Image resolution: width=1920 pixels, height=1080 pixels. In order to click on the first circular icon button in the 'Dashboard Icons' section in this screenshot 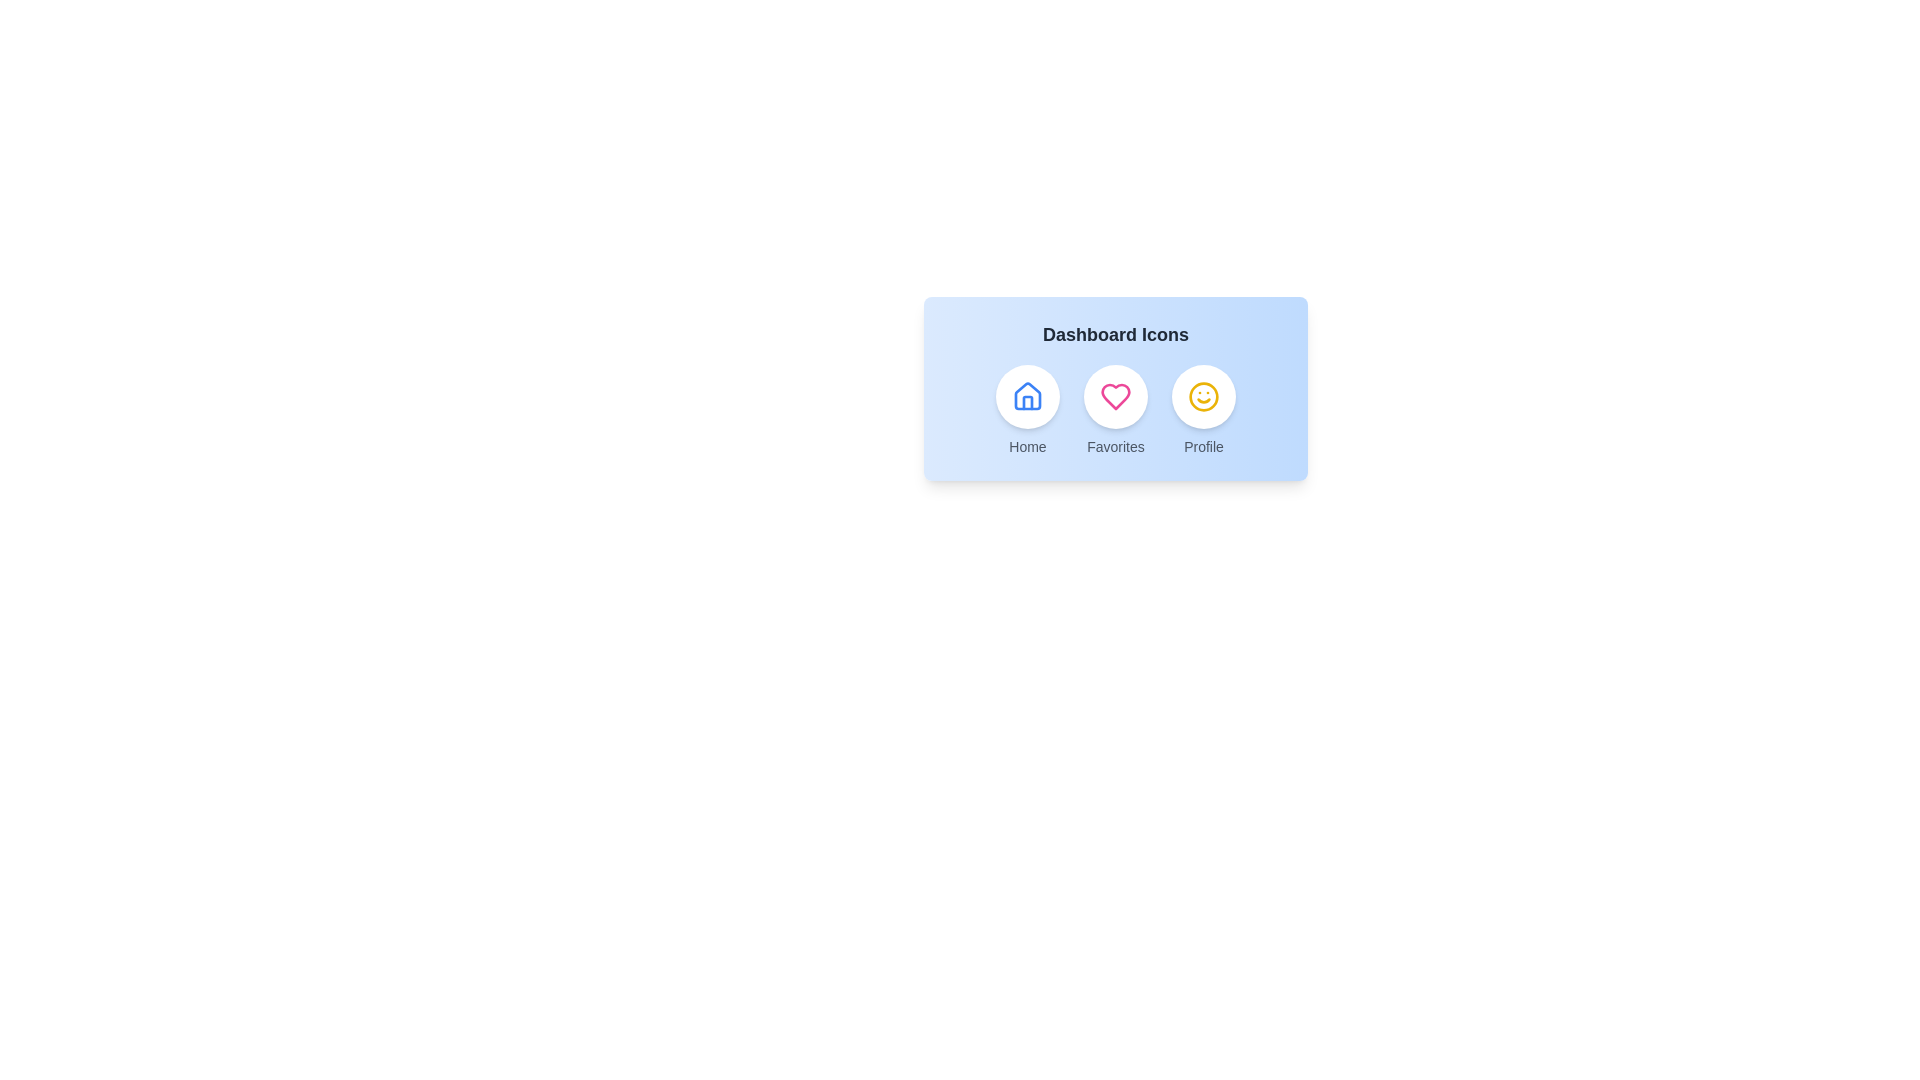, I will do `click(1027, 397)`.